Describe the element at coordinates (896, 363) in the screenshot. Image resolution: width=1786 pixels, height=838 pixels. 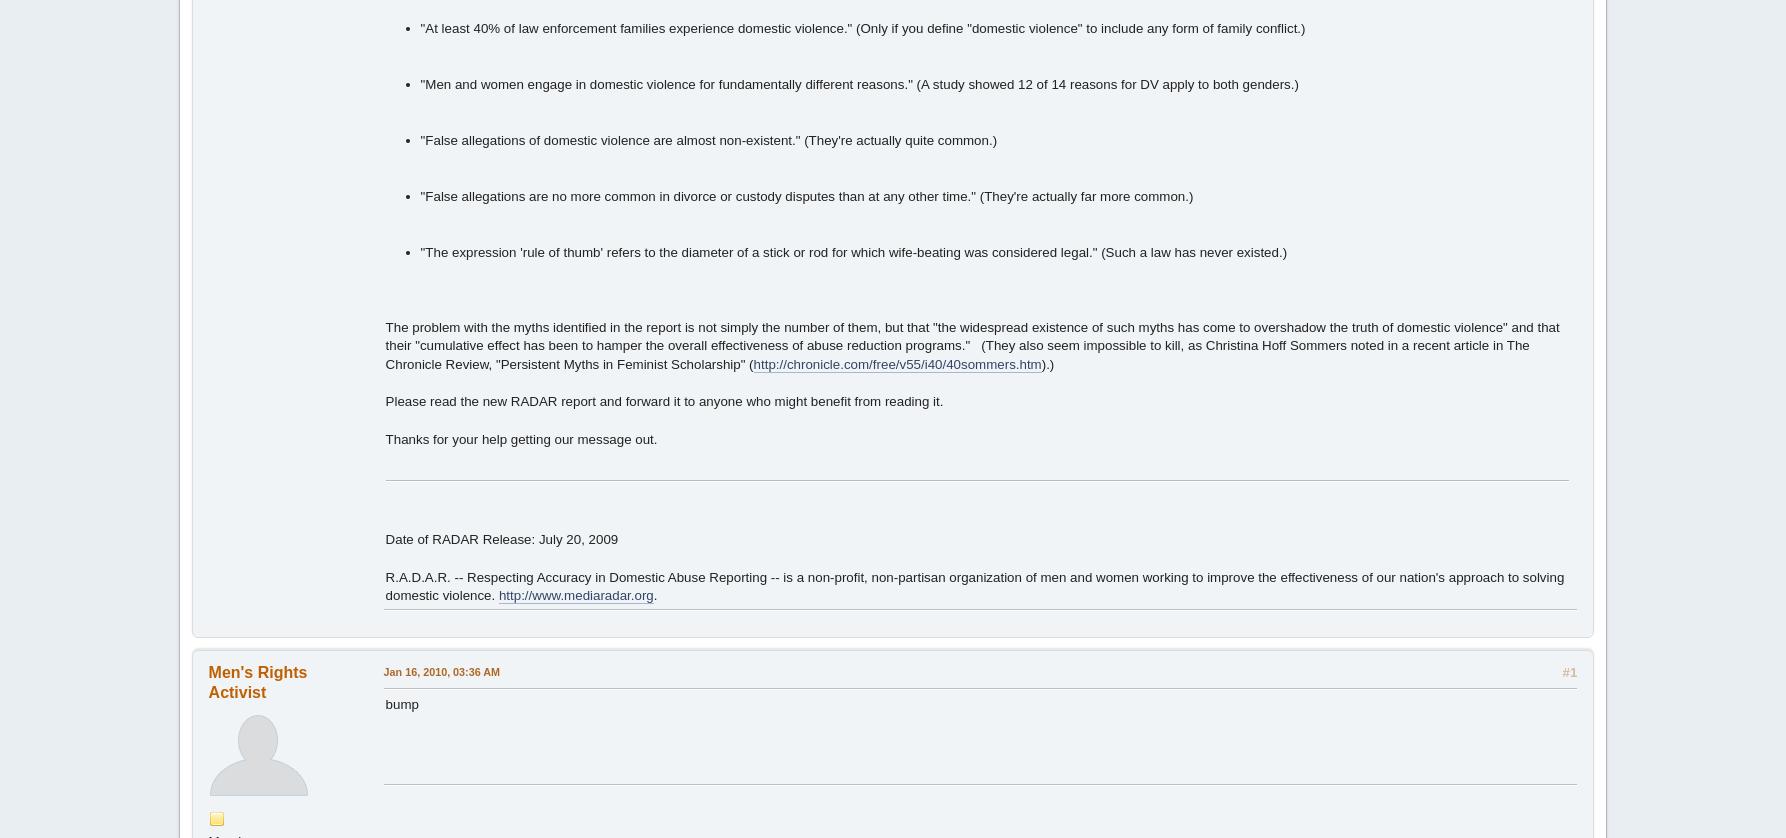
I see `'http://chronicle.com/free/v55/i40/40sommers.htm'` at that location.